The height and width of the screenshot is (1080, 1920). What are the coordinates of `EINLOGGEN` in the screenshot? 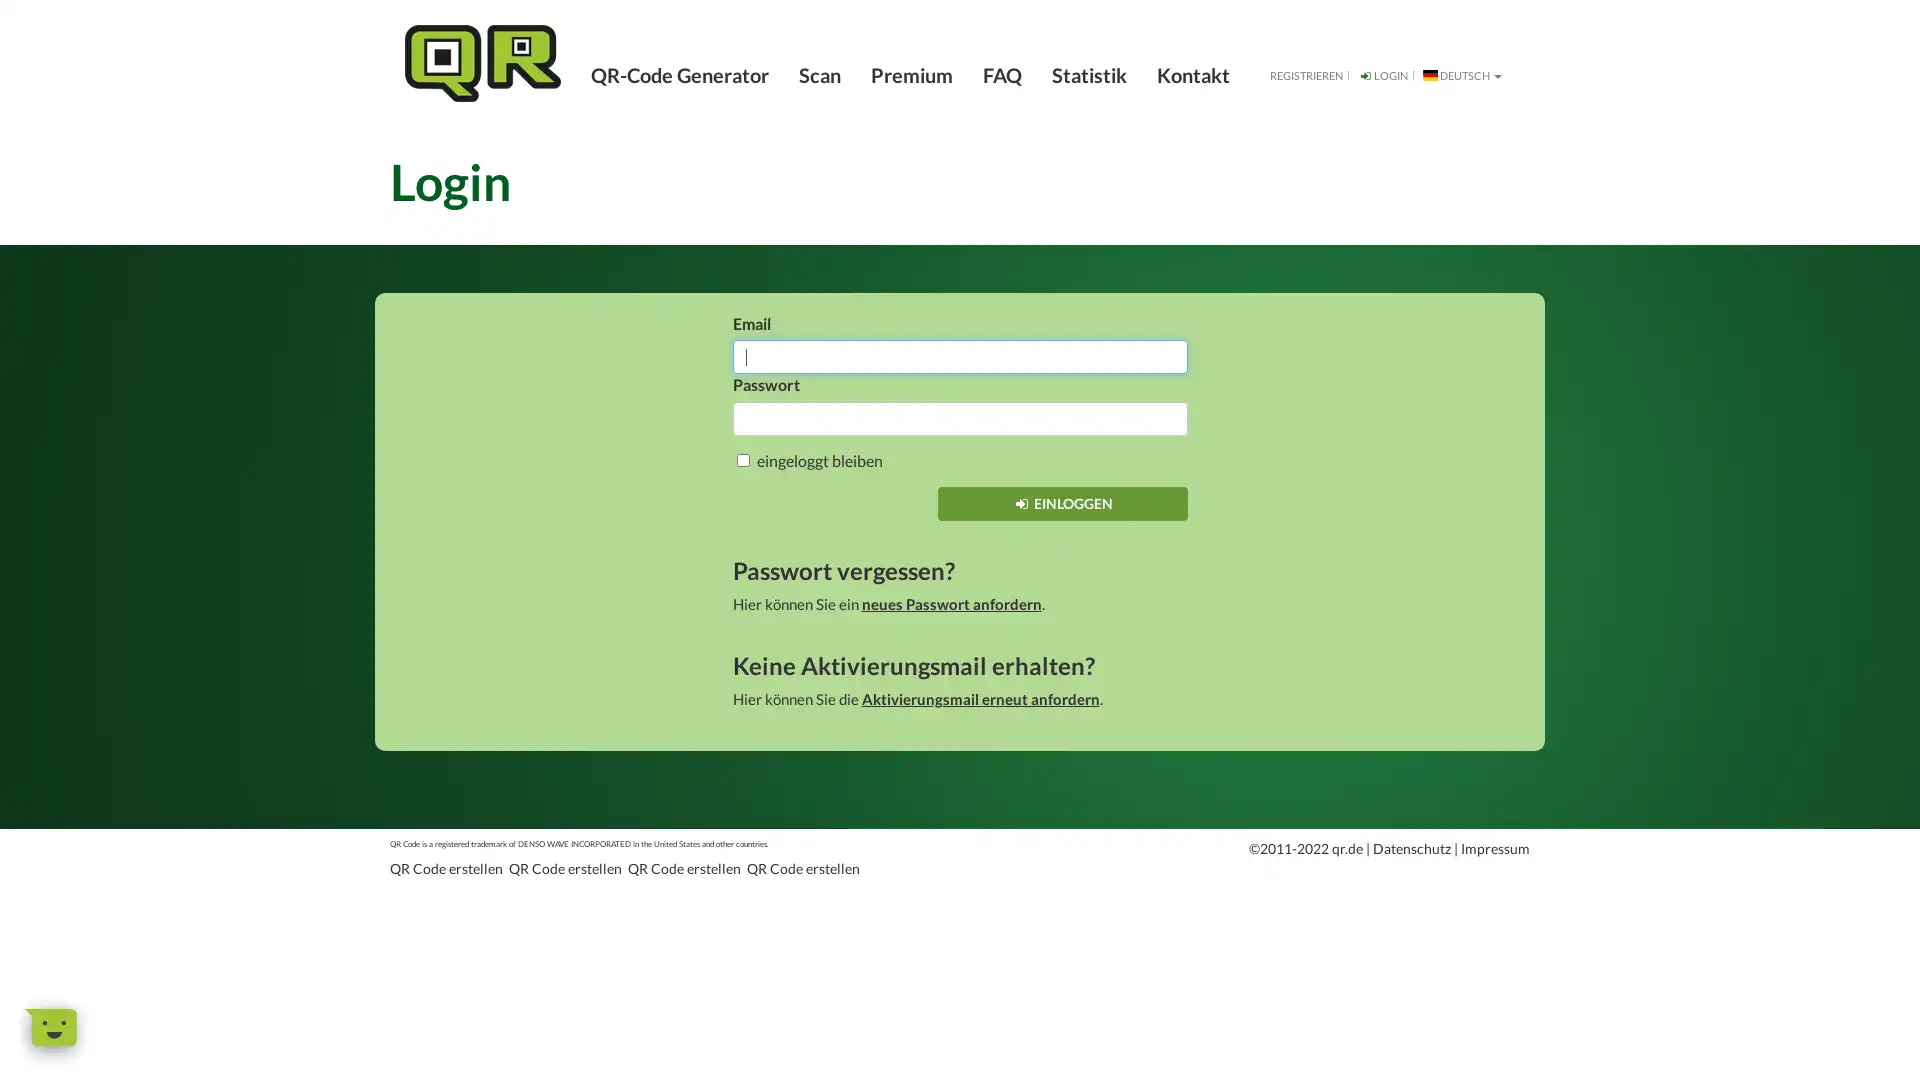 It's located at (1060, 503).